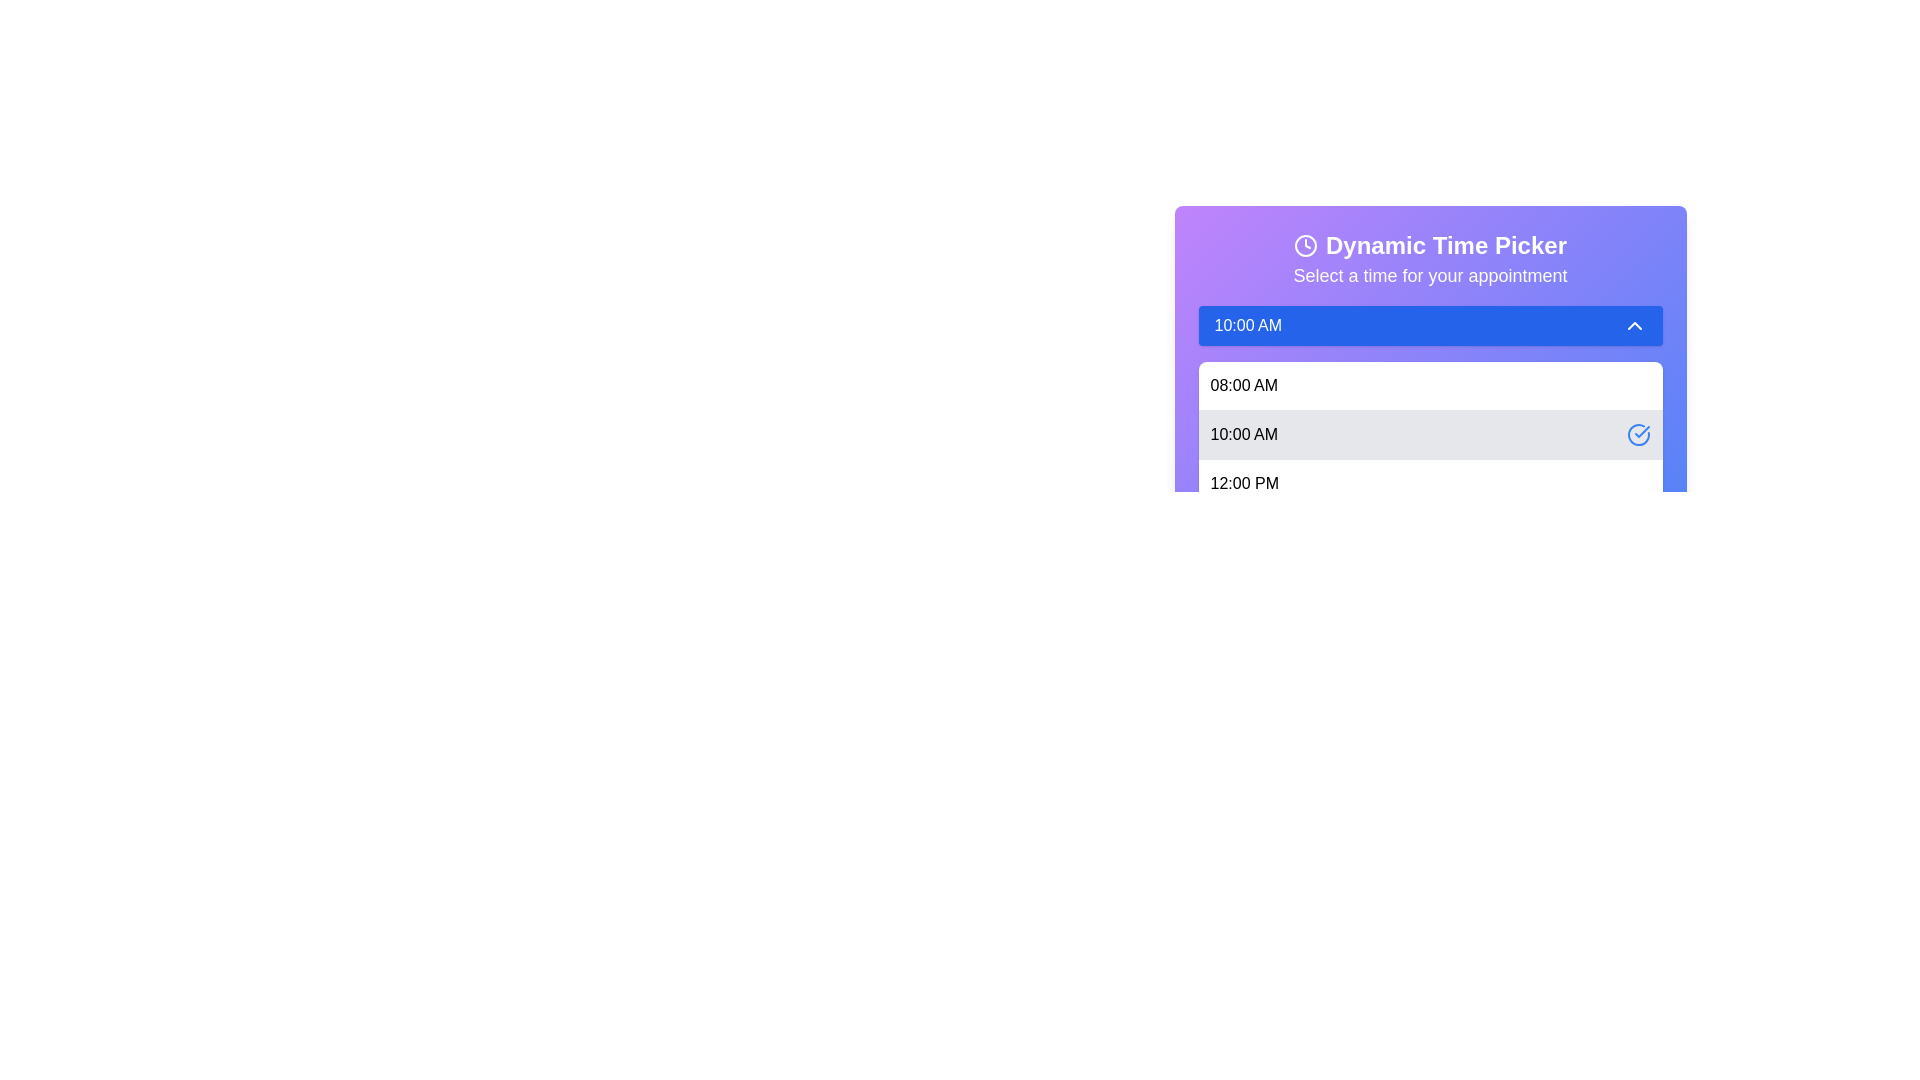 This screenshot has height=1080, width=1920. Describe the element at coordinates (1638, 434) in the screenshot. I see `the confirmation status indicator icon located on the right side of the interactive picker interface for the '10:00 AM' time slot` at that location.